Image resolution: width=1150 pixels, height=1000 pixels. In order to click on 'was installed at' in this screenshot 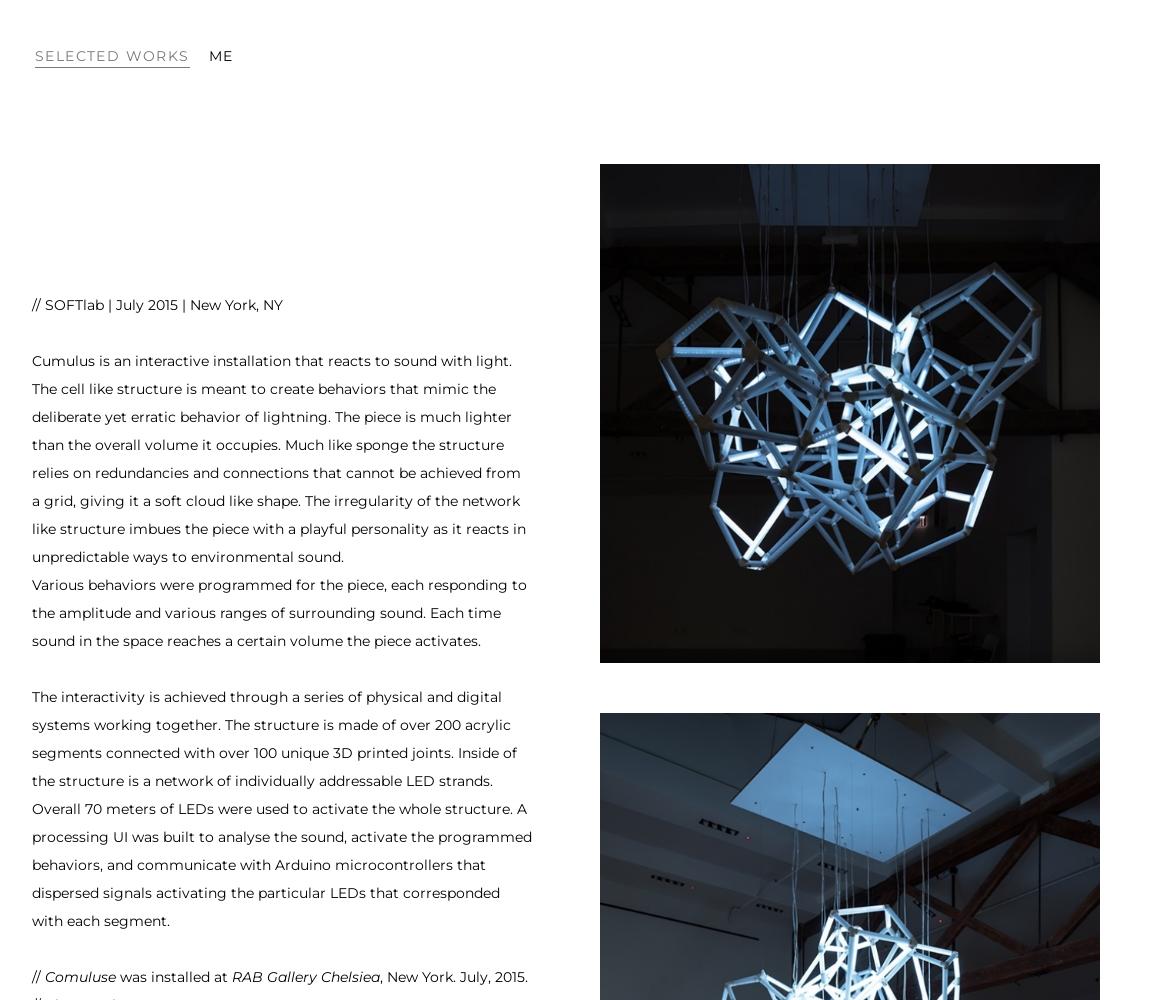, I will do `click(172, 976)`.